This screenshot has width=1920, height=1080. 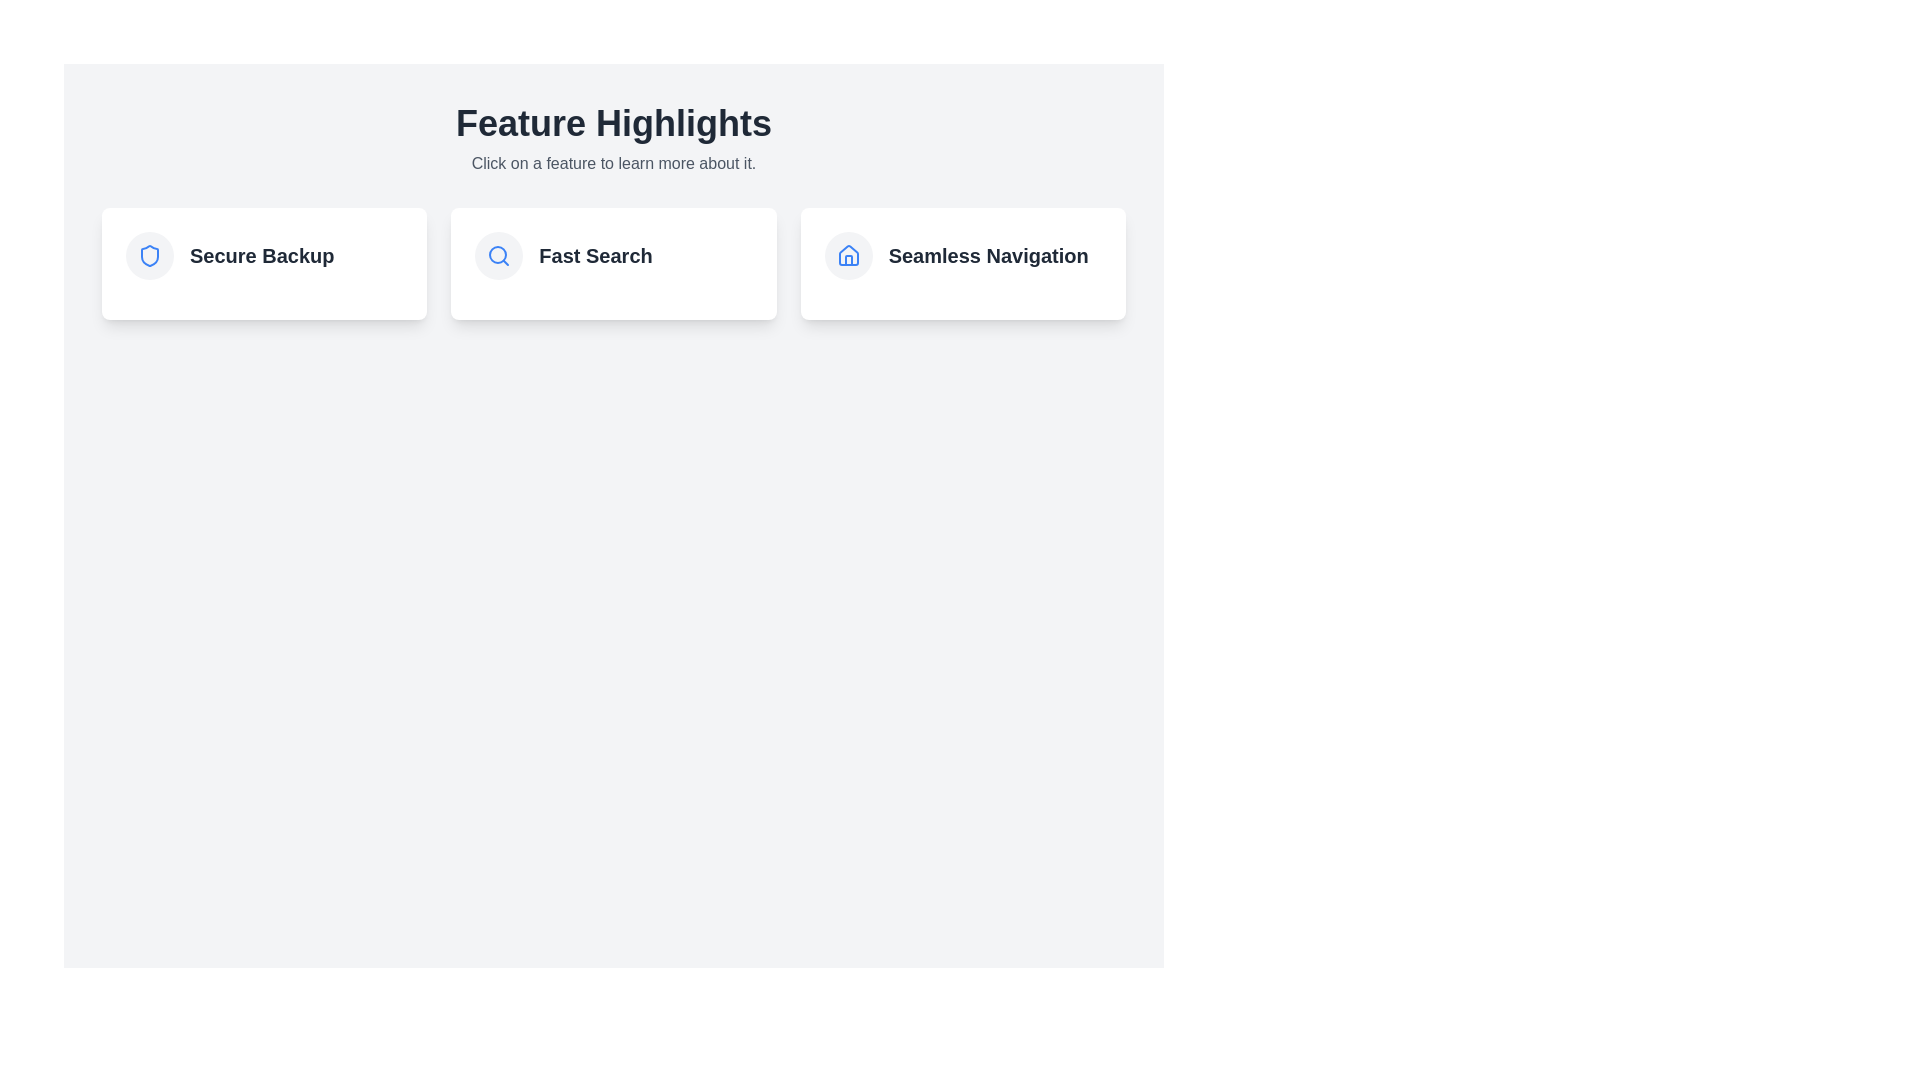 What do you see at coordinates (848, 254) in the screenshot?
I see `the rounded icon with a house symbol in the top right corner of the 'Seamless Navigation' feature card` at bounding box center [848, 254].